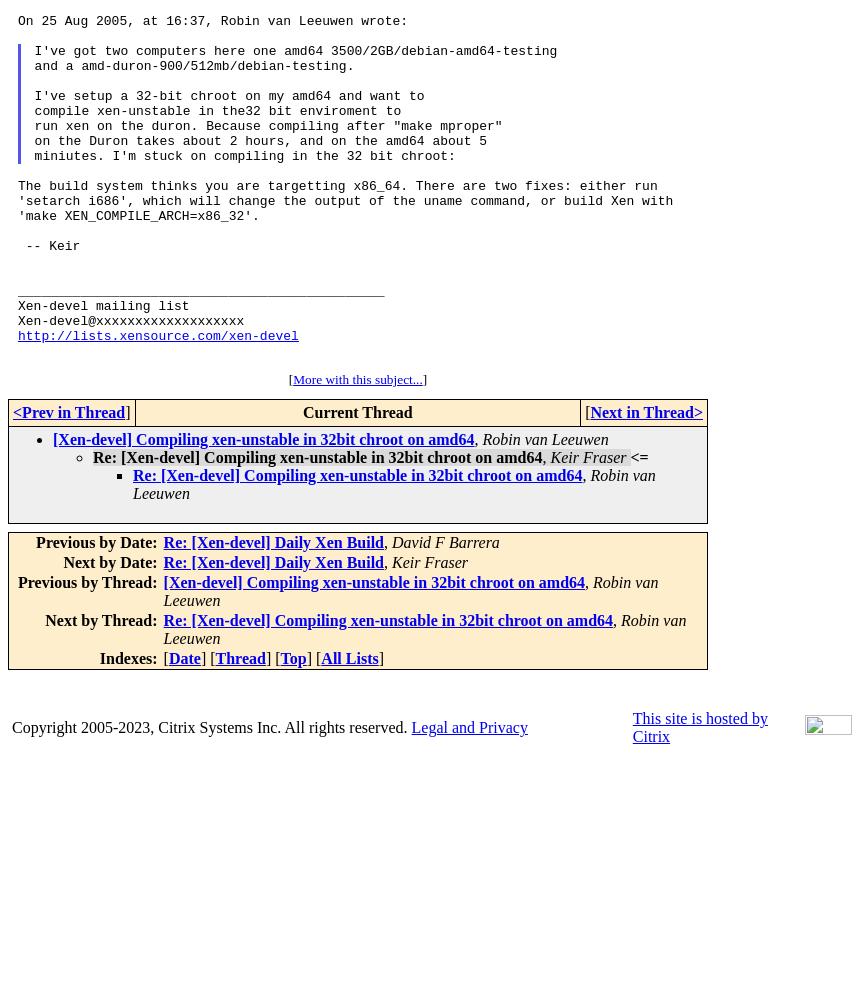 The image size is (858, 1000). What do you see at coordinates (18, 208) in the screenshot?
I see `'command, or build Xen with 'make XEN_COMPILE_ARCH=x86_32'.'` at bounding box center [18, 208].